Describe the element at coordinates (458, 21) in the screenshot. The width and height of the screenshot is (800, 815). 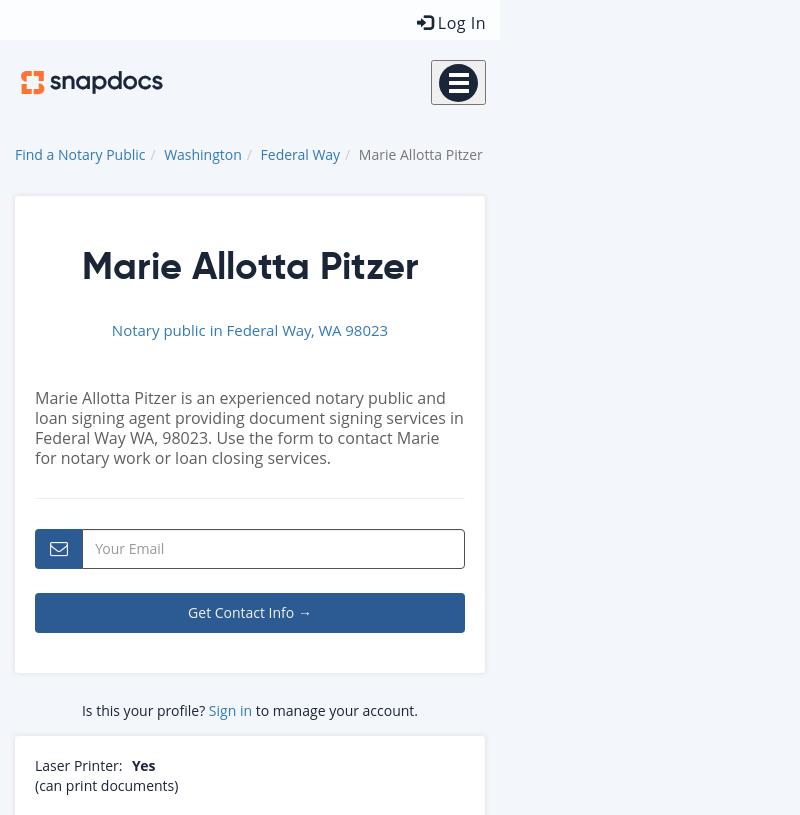
I see `'Log In'` at that location.